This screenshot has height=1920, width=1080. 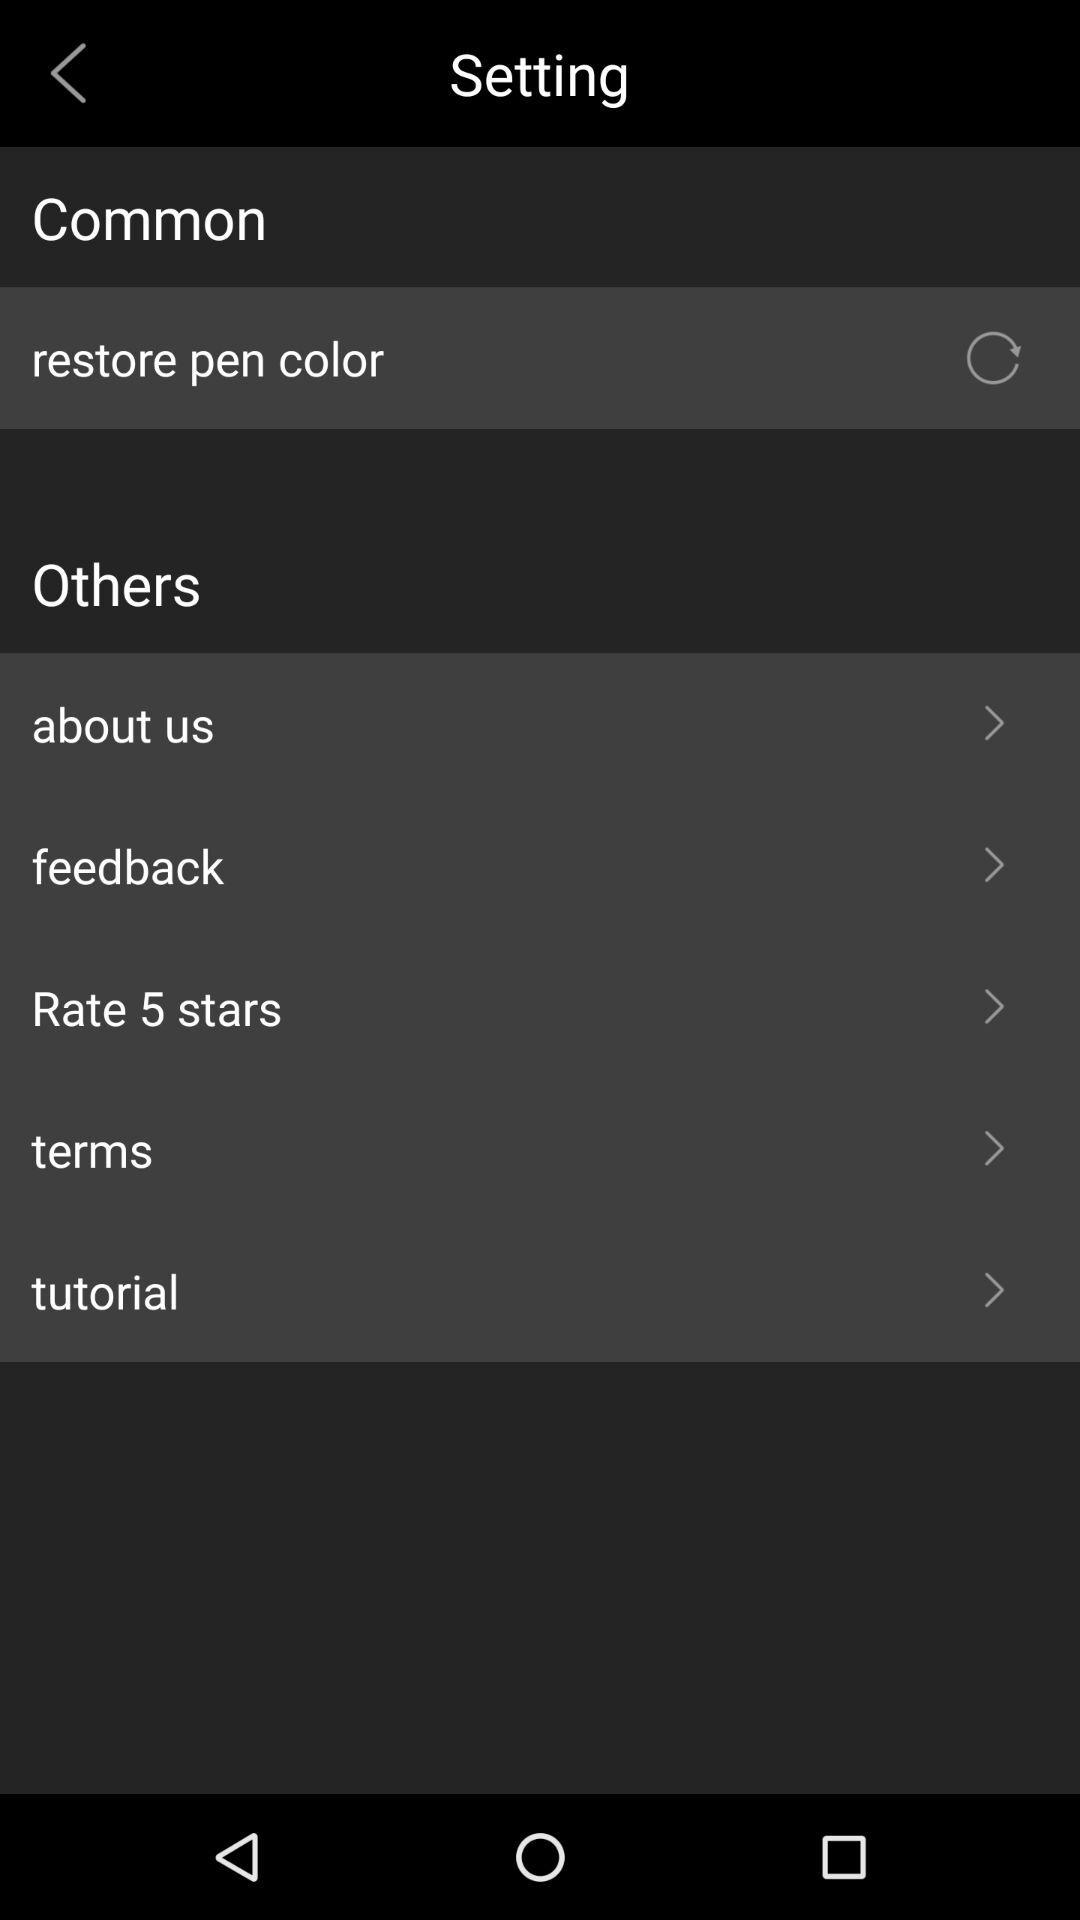 I want to click on the item above the tutorial item, so click(x=540, y=1149).